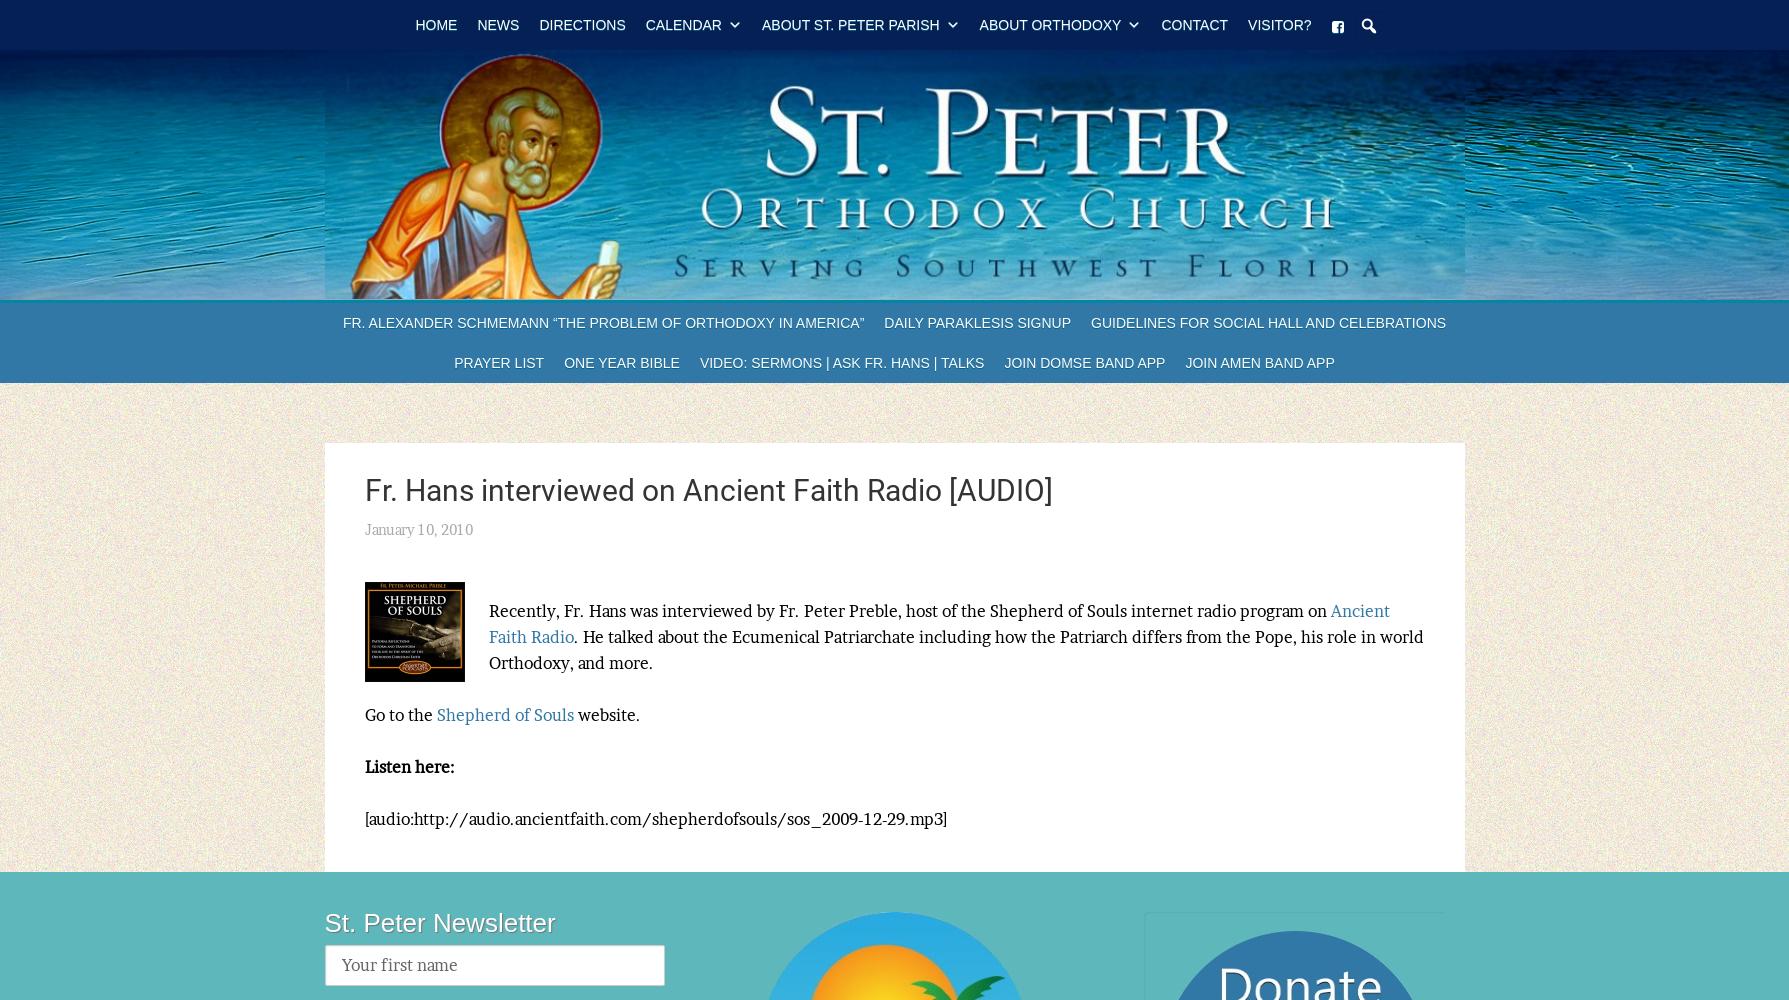 This screenshot has height=1000, width=1789. What do you see at coordinates (563, 362) in the screenshot?
I see `'One Year Bible'` at bounding box center [563, 362].